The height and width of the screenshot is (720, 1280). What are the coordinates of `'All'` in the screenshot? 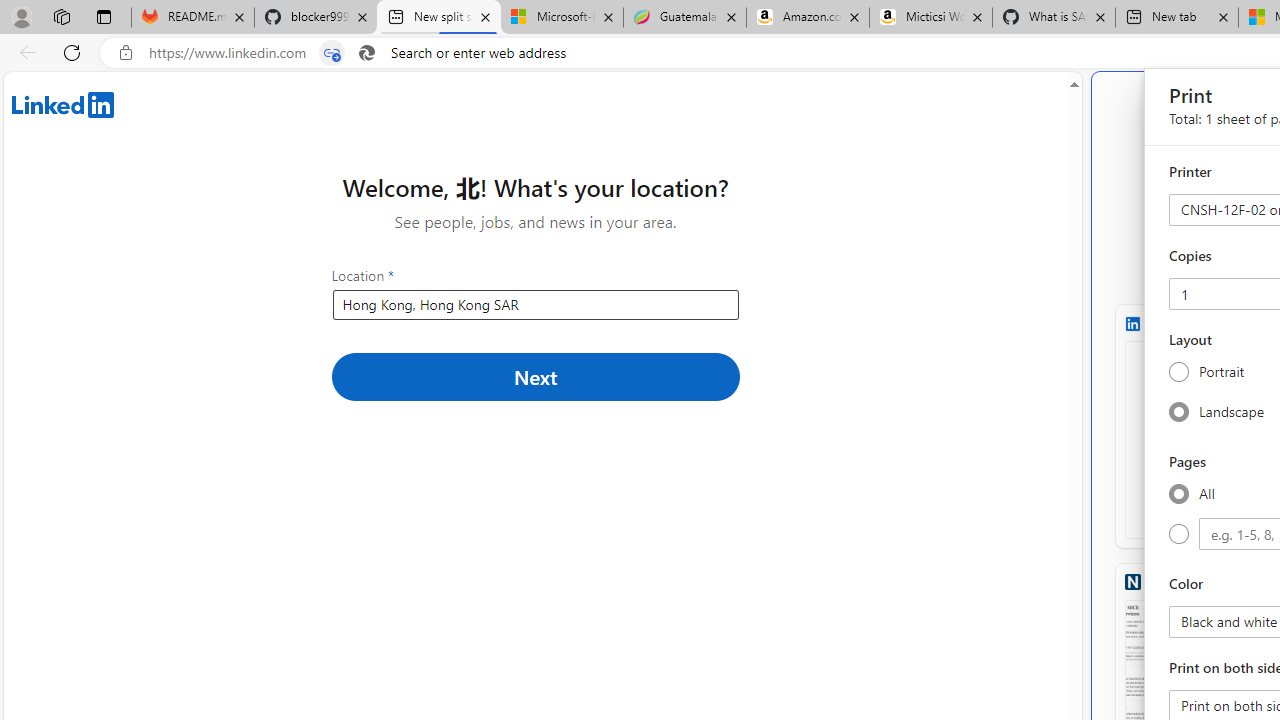 It's located at (1178, 493).